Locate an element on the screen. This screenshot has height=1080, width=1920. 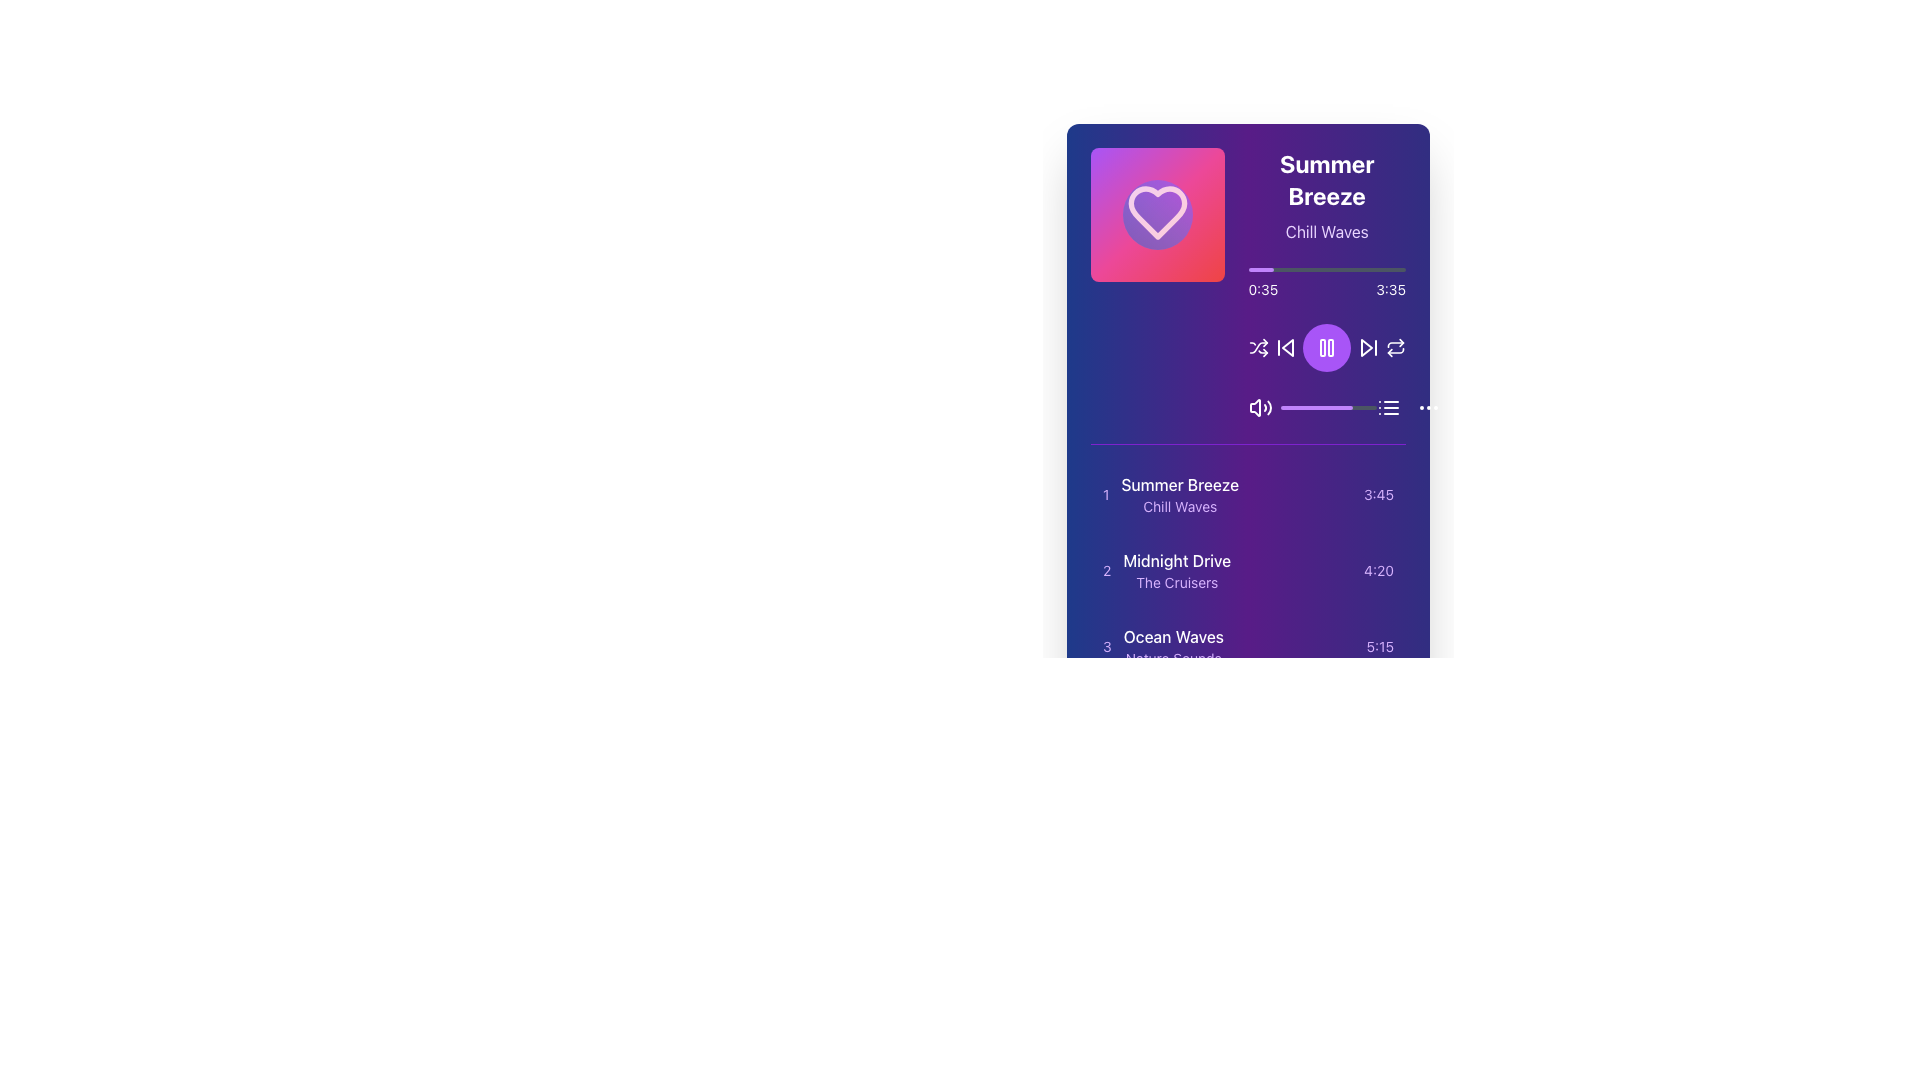
the first item in the music playlist list that displays the title and subtitle for user identification is located at coordinates (1171, 494).